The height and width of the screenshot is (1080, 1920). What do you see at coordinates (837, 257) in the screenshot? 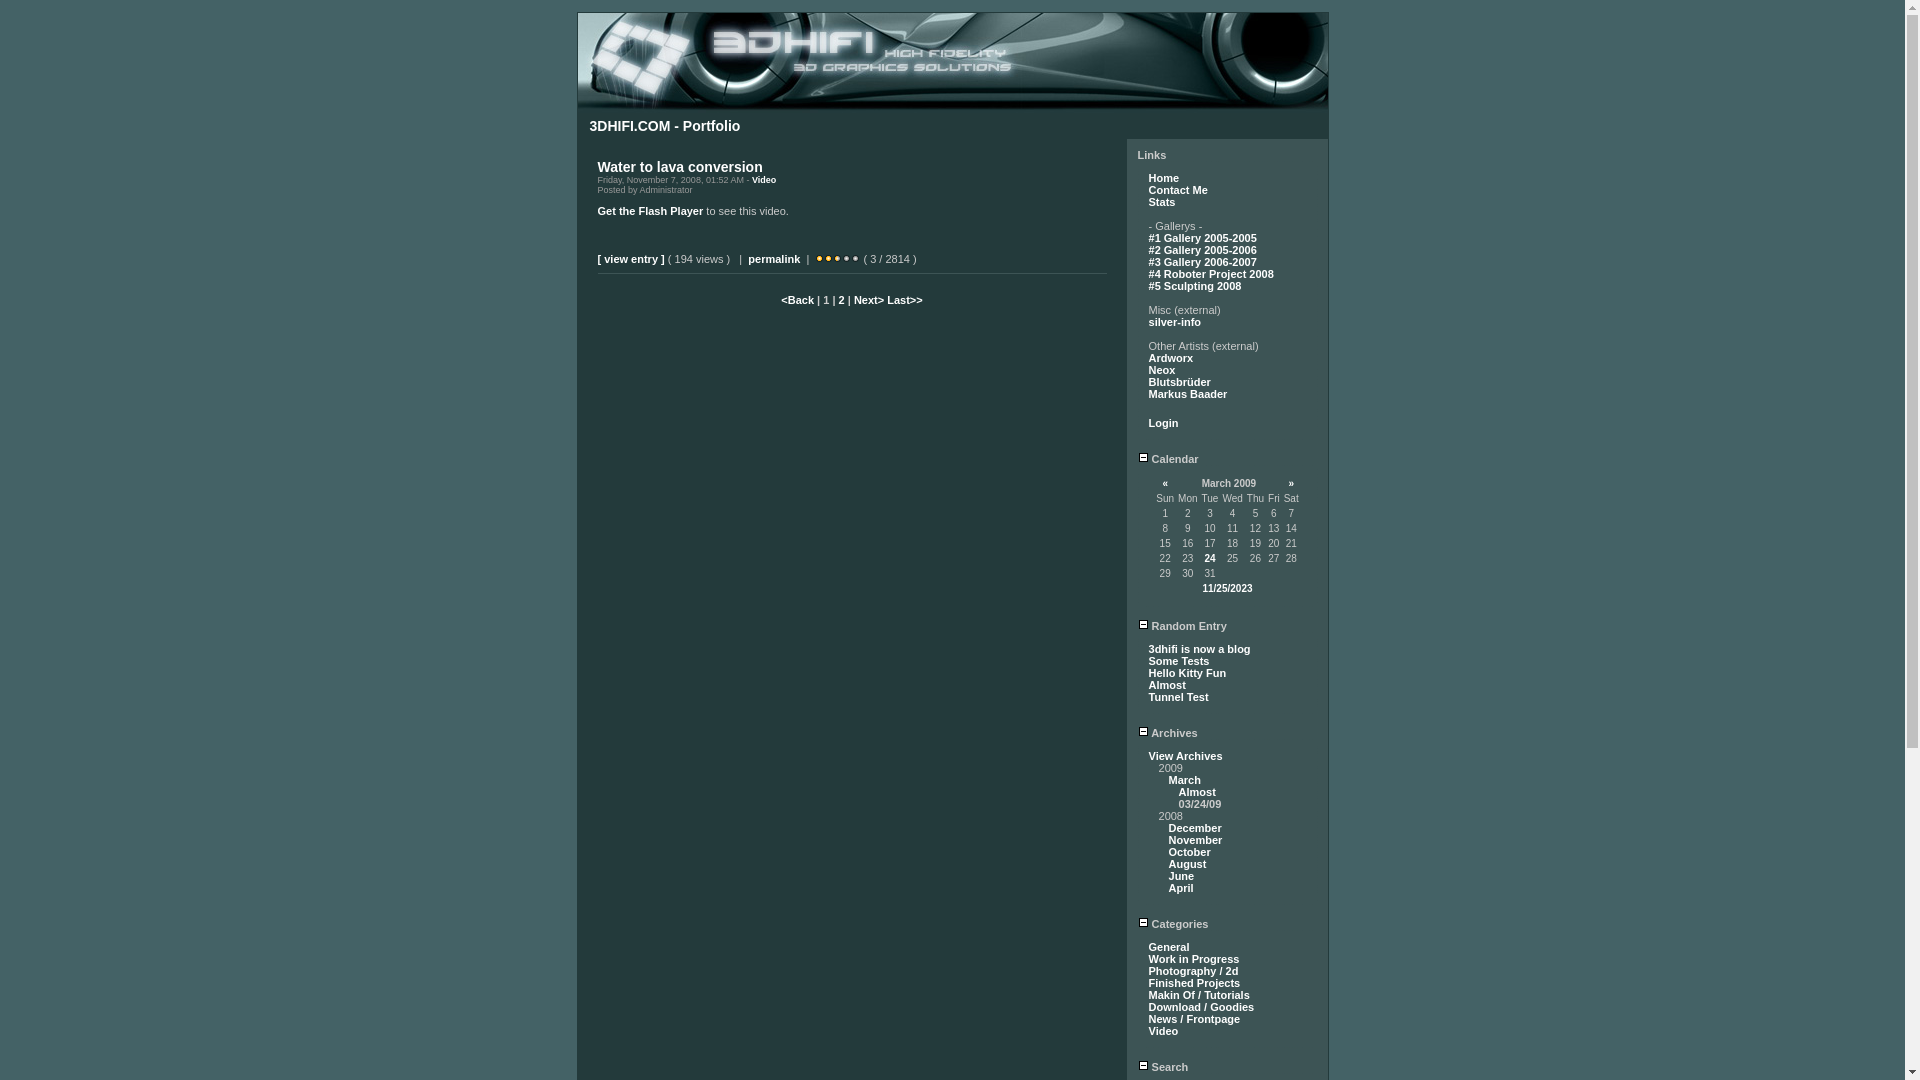
I see `'Click to Rate Entry'` at bounding box center [837, 257].